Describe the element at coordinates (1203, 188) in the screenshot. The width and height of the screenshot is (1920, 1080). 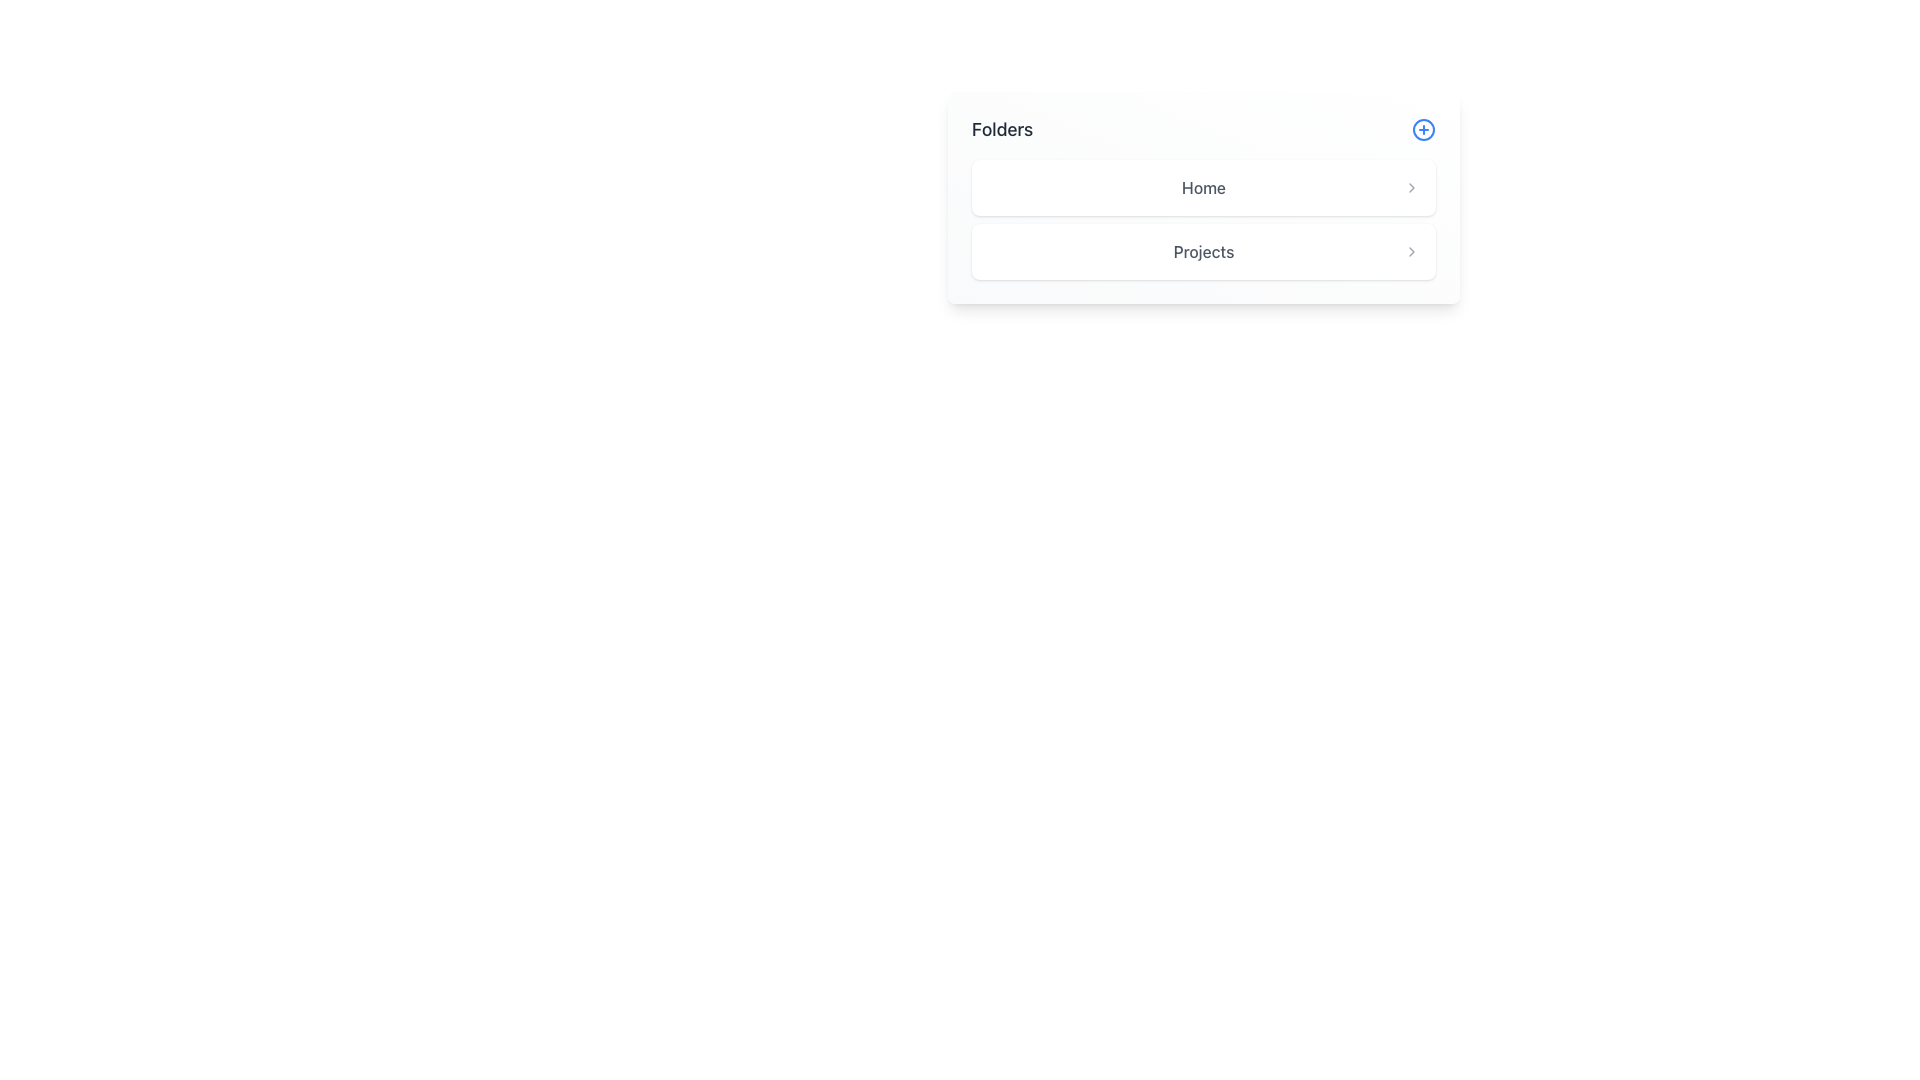
I see `the 'Home' button, which is the first item in the vertical list within the 'Folders' card, to activate its hover effects` at that location.